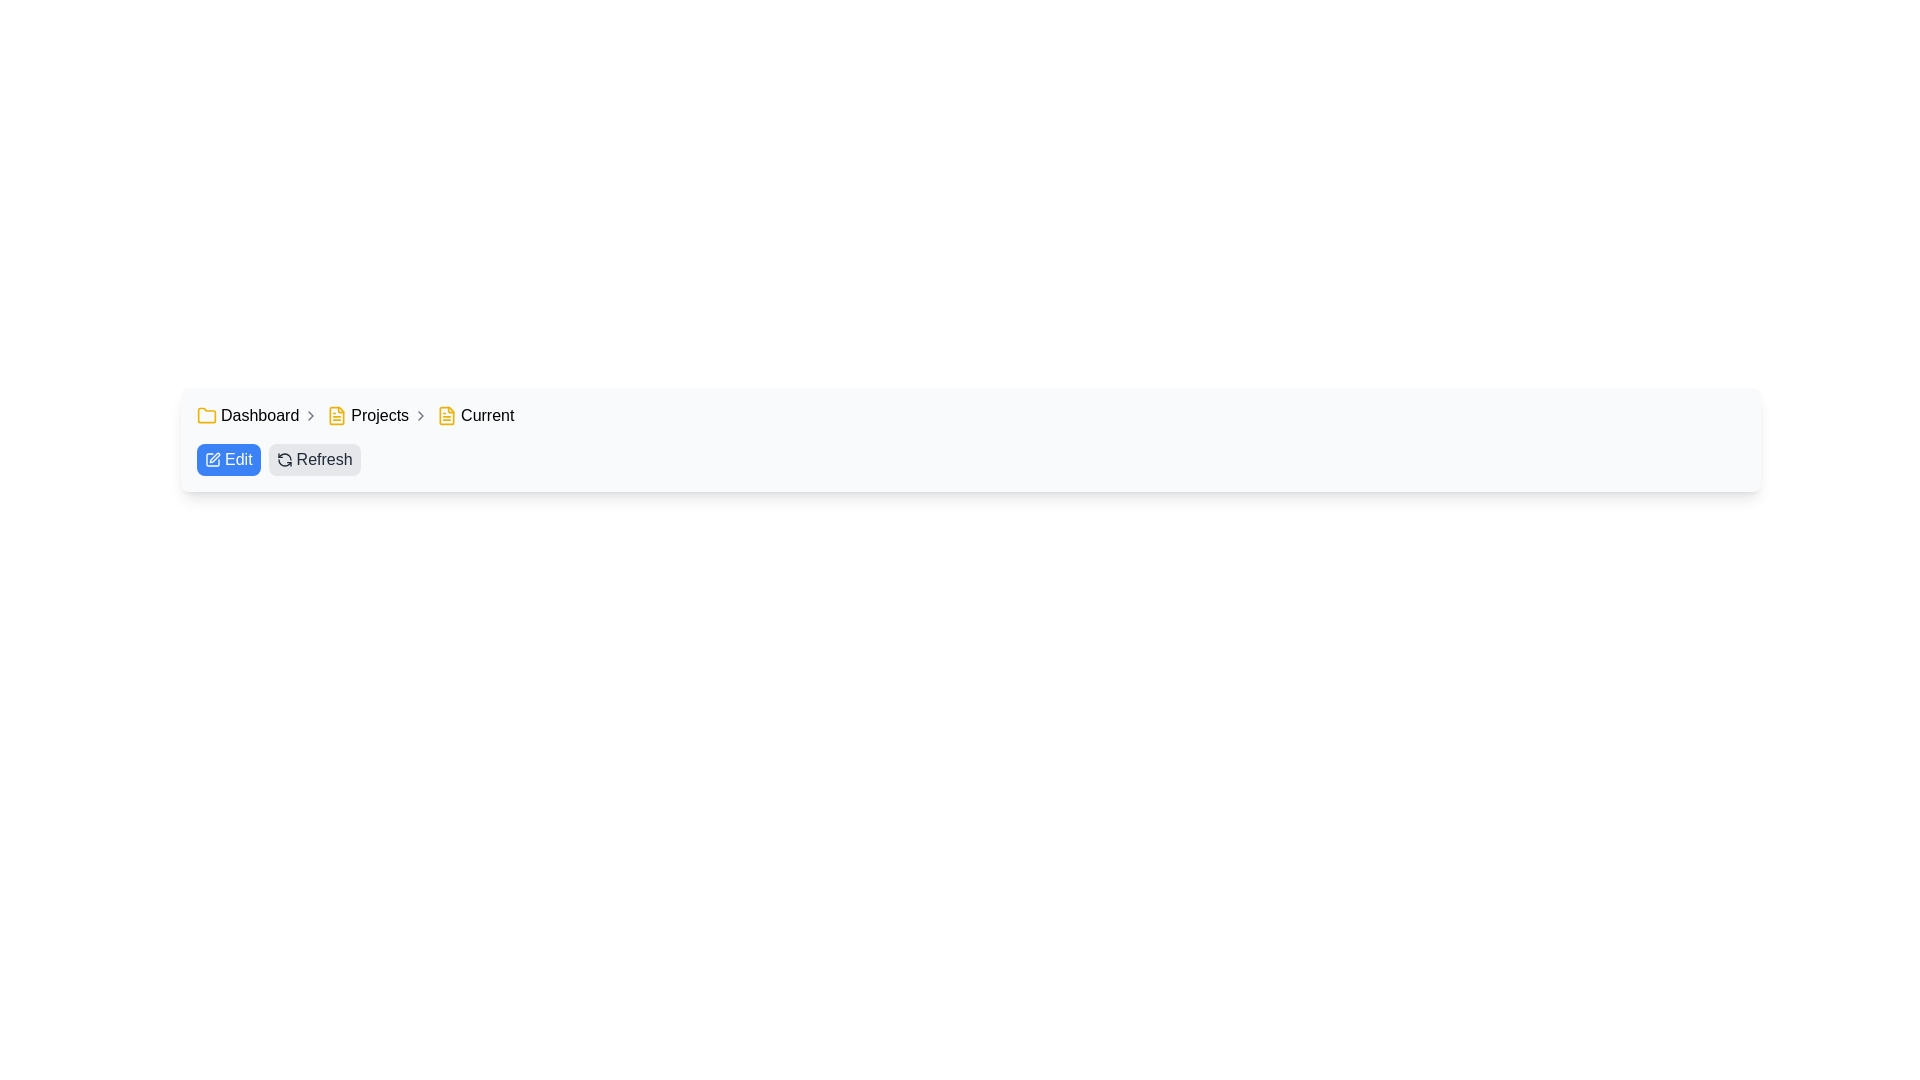  What do you see at coordinates (206, 414) in the screenshot?
I see `the inner detailing of the folder icon located near the top left of the breadcrumb navigation bar` at bounding box center [206, 414].